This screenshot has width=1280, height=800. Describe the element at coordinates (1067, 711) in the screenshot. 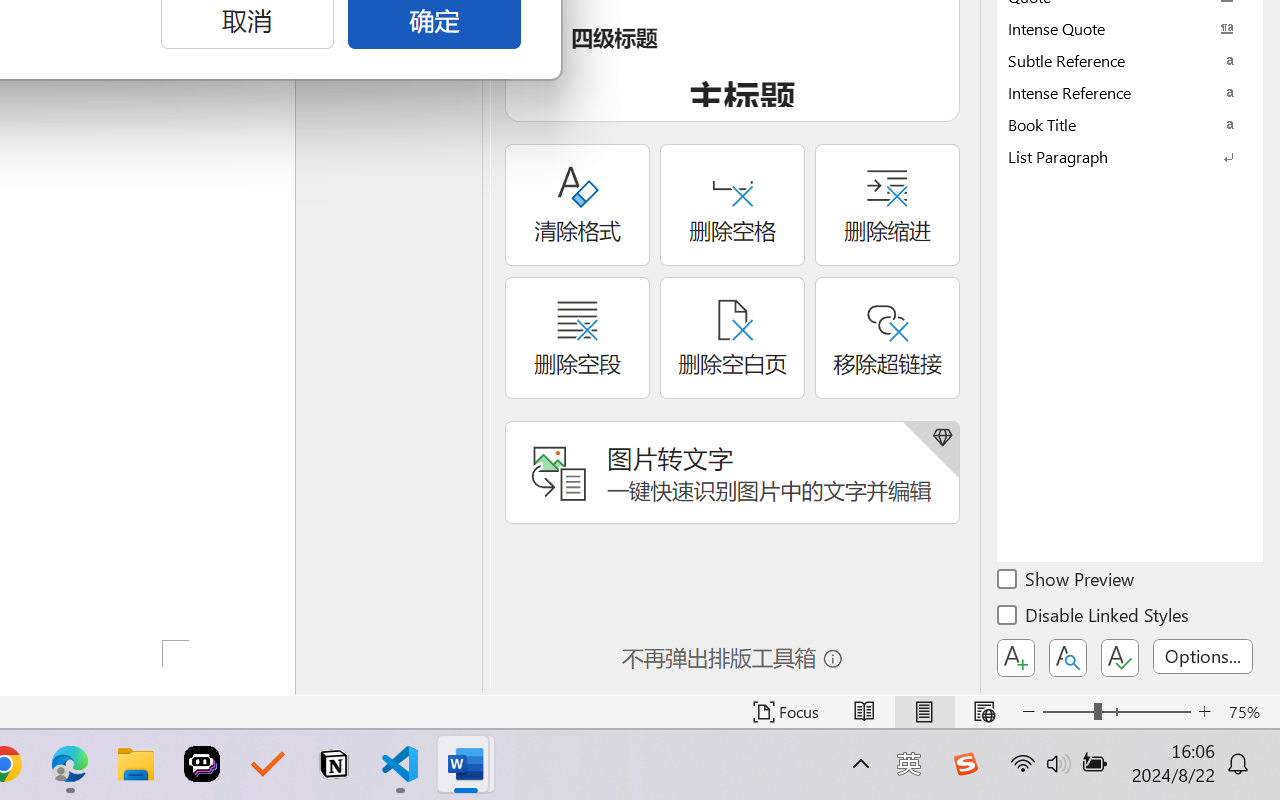

I see `'Zoom Out'` at that location.